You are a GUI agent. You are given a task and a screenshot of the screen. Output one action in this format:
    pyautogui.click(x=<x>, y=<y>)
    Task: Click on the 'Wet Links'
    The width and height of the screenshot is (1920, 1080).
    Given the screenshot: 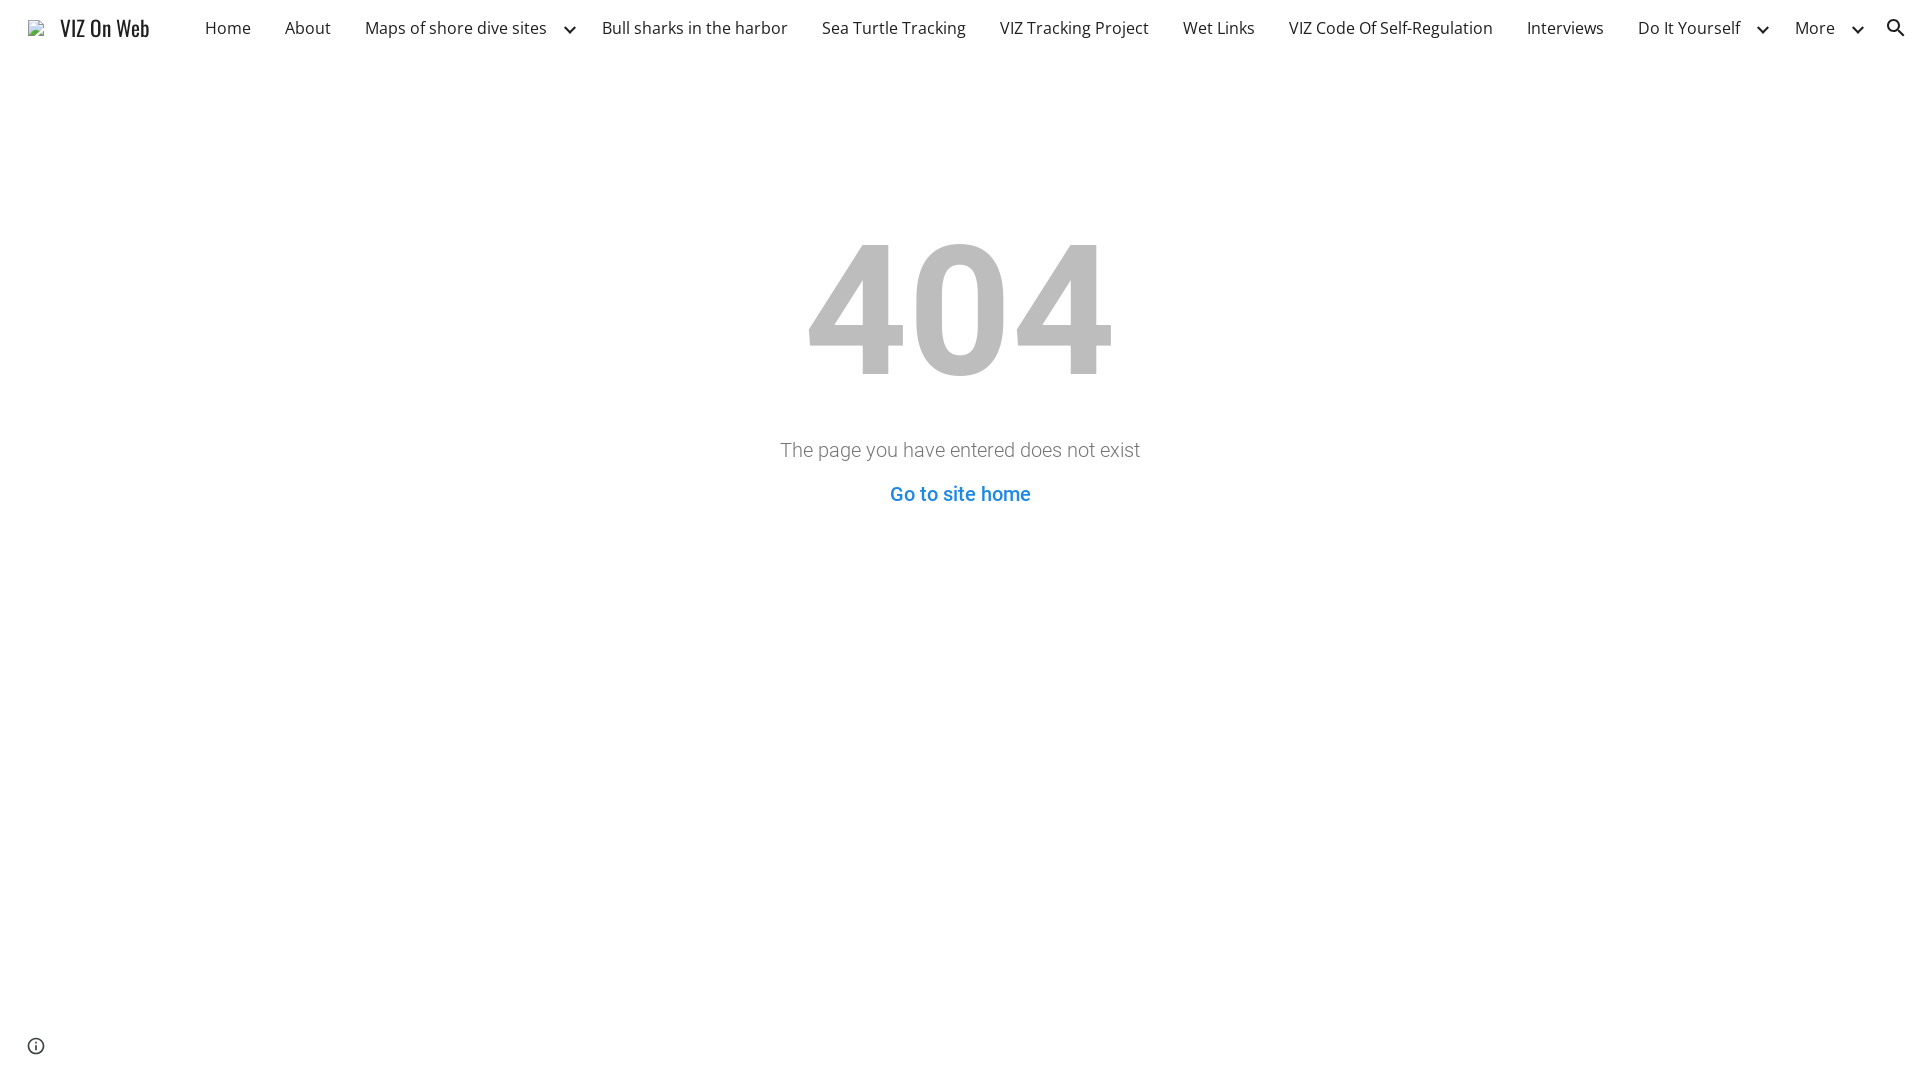 What is the action you would take?
    pyautogui.click(x=1218, y=27)
    